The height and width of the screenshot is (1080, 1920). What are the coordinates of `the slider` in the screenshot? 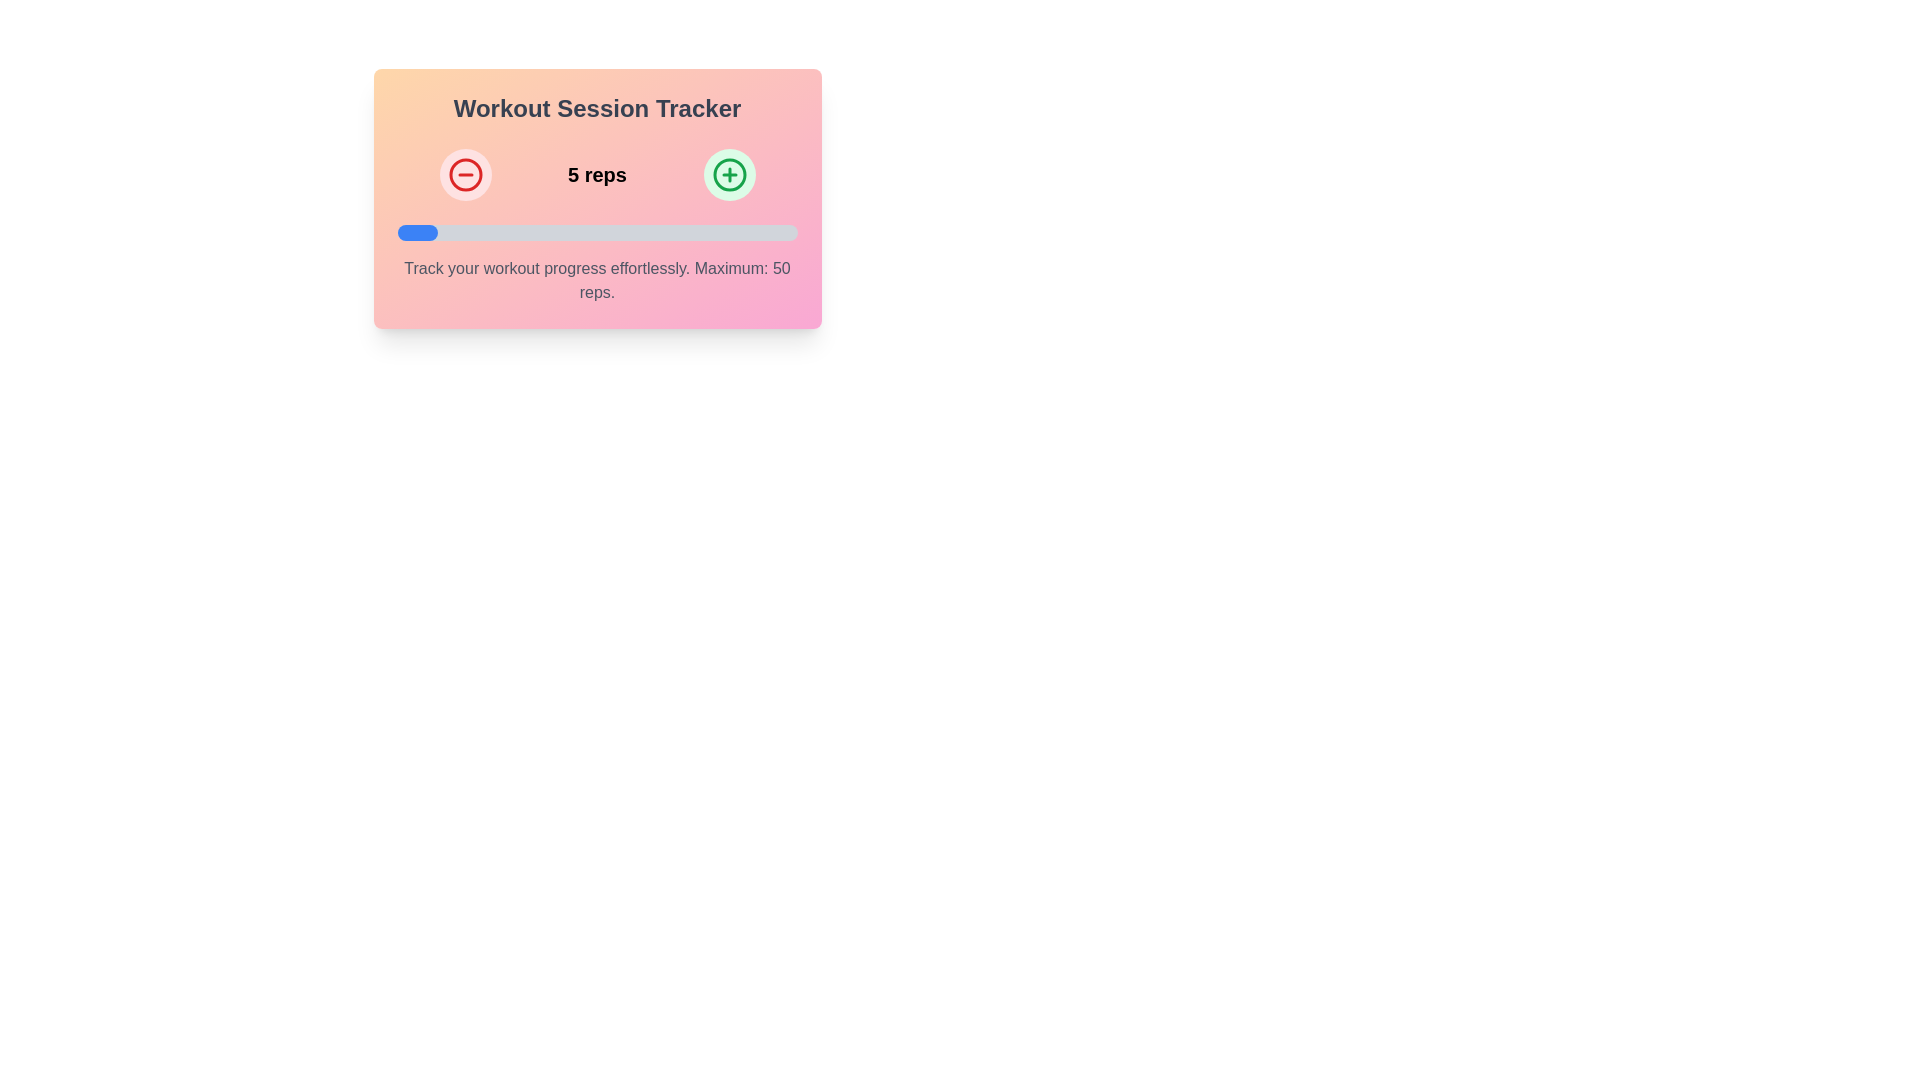 It's located at (431, 231).